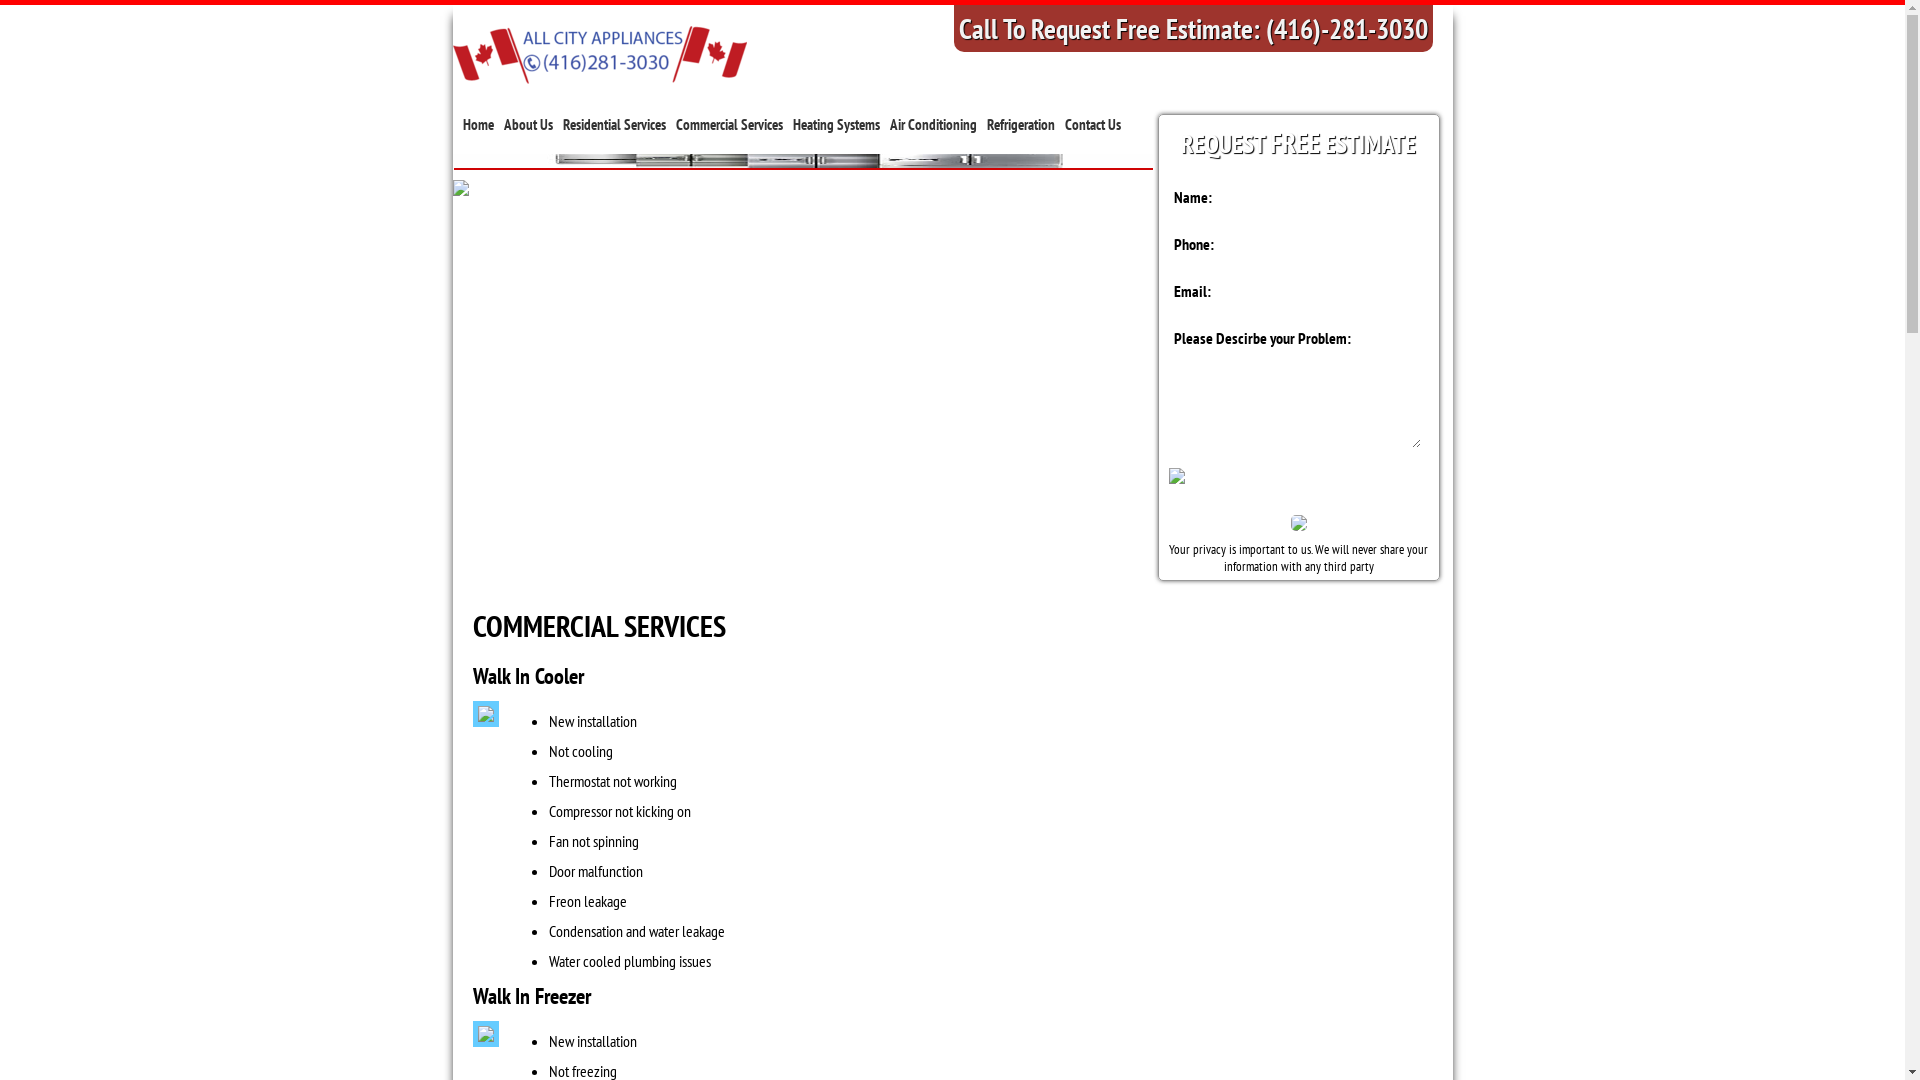  What do you see at coordinates (528, 124) in the screenshot?
I see `'About Us'` at bounding box center [528, 124].